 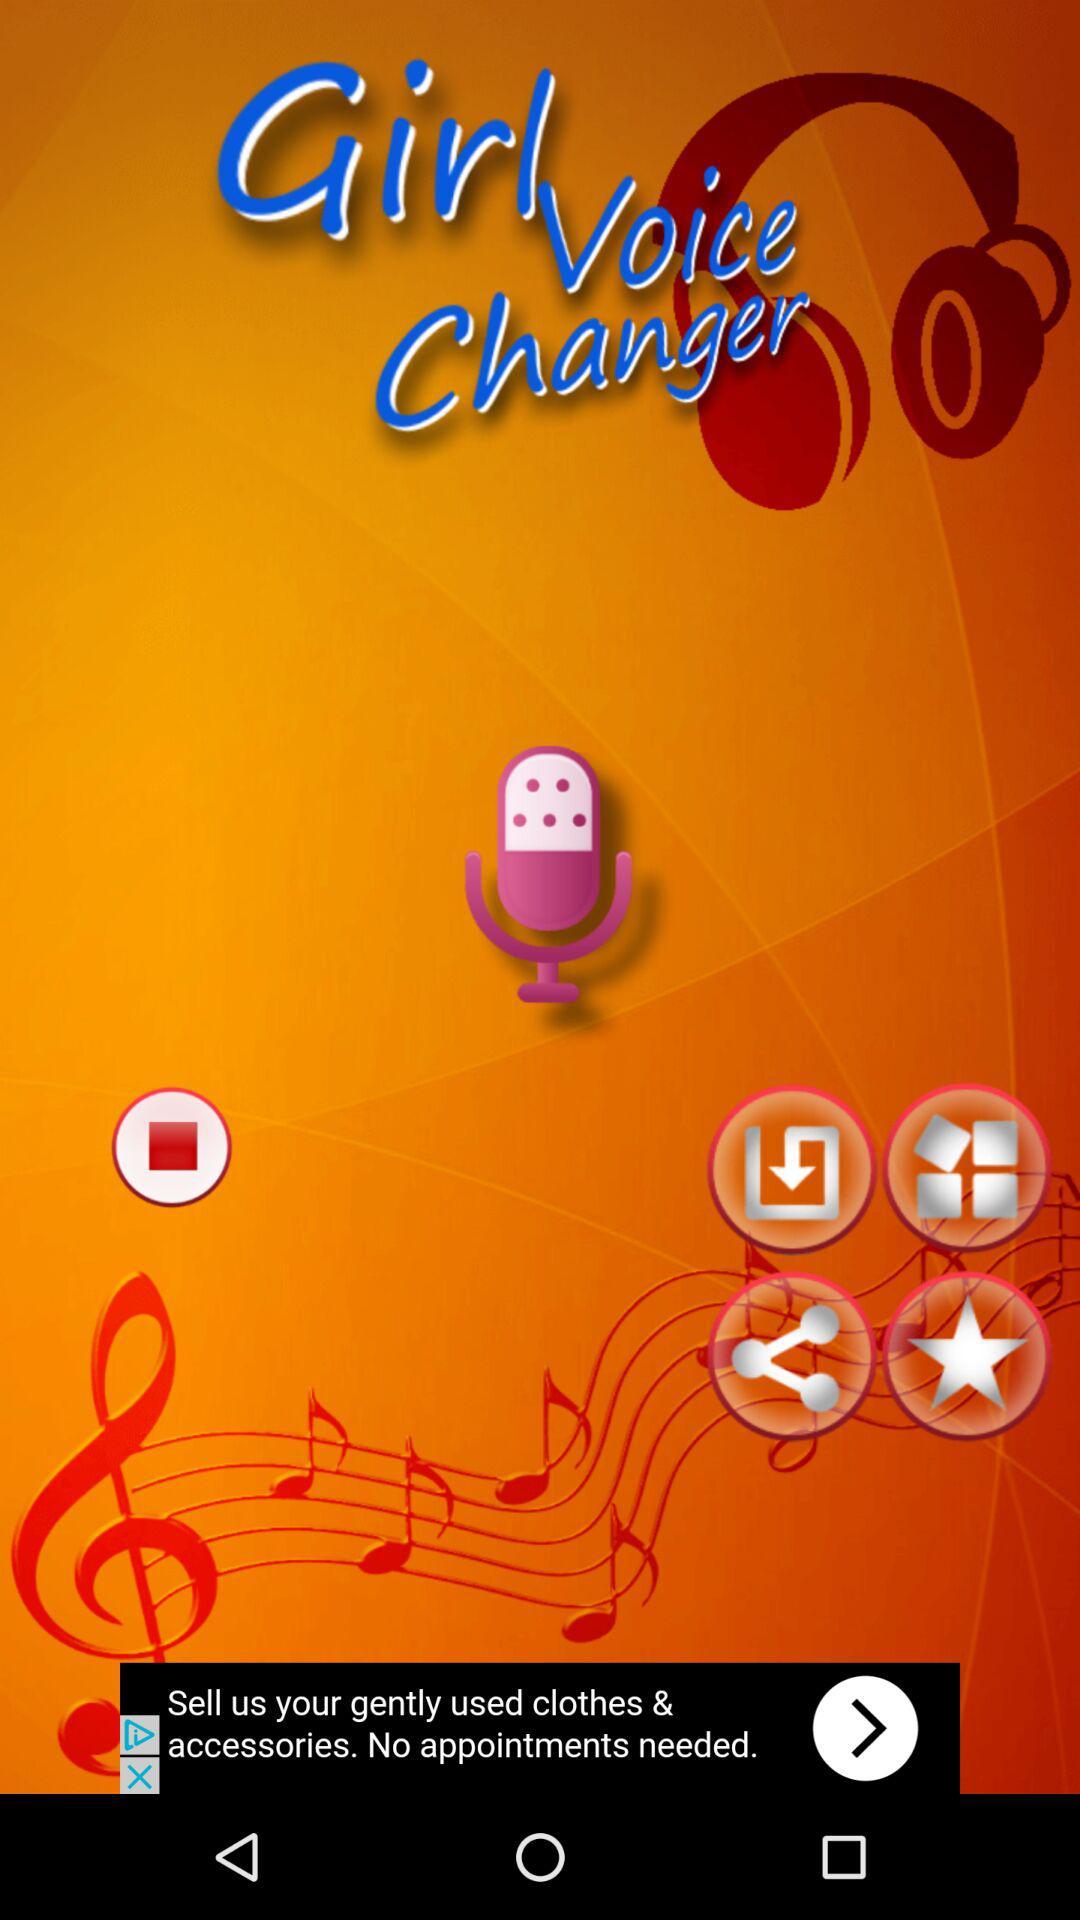 I want to click on stop button, so click(x=170, y=1146).